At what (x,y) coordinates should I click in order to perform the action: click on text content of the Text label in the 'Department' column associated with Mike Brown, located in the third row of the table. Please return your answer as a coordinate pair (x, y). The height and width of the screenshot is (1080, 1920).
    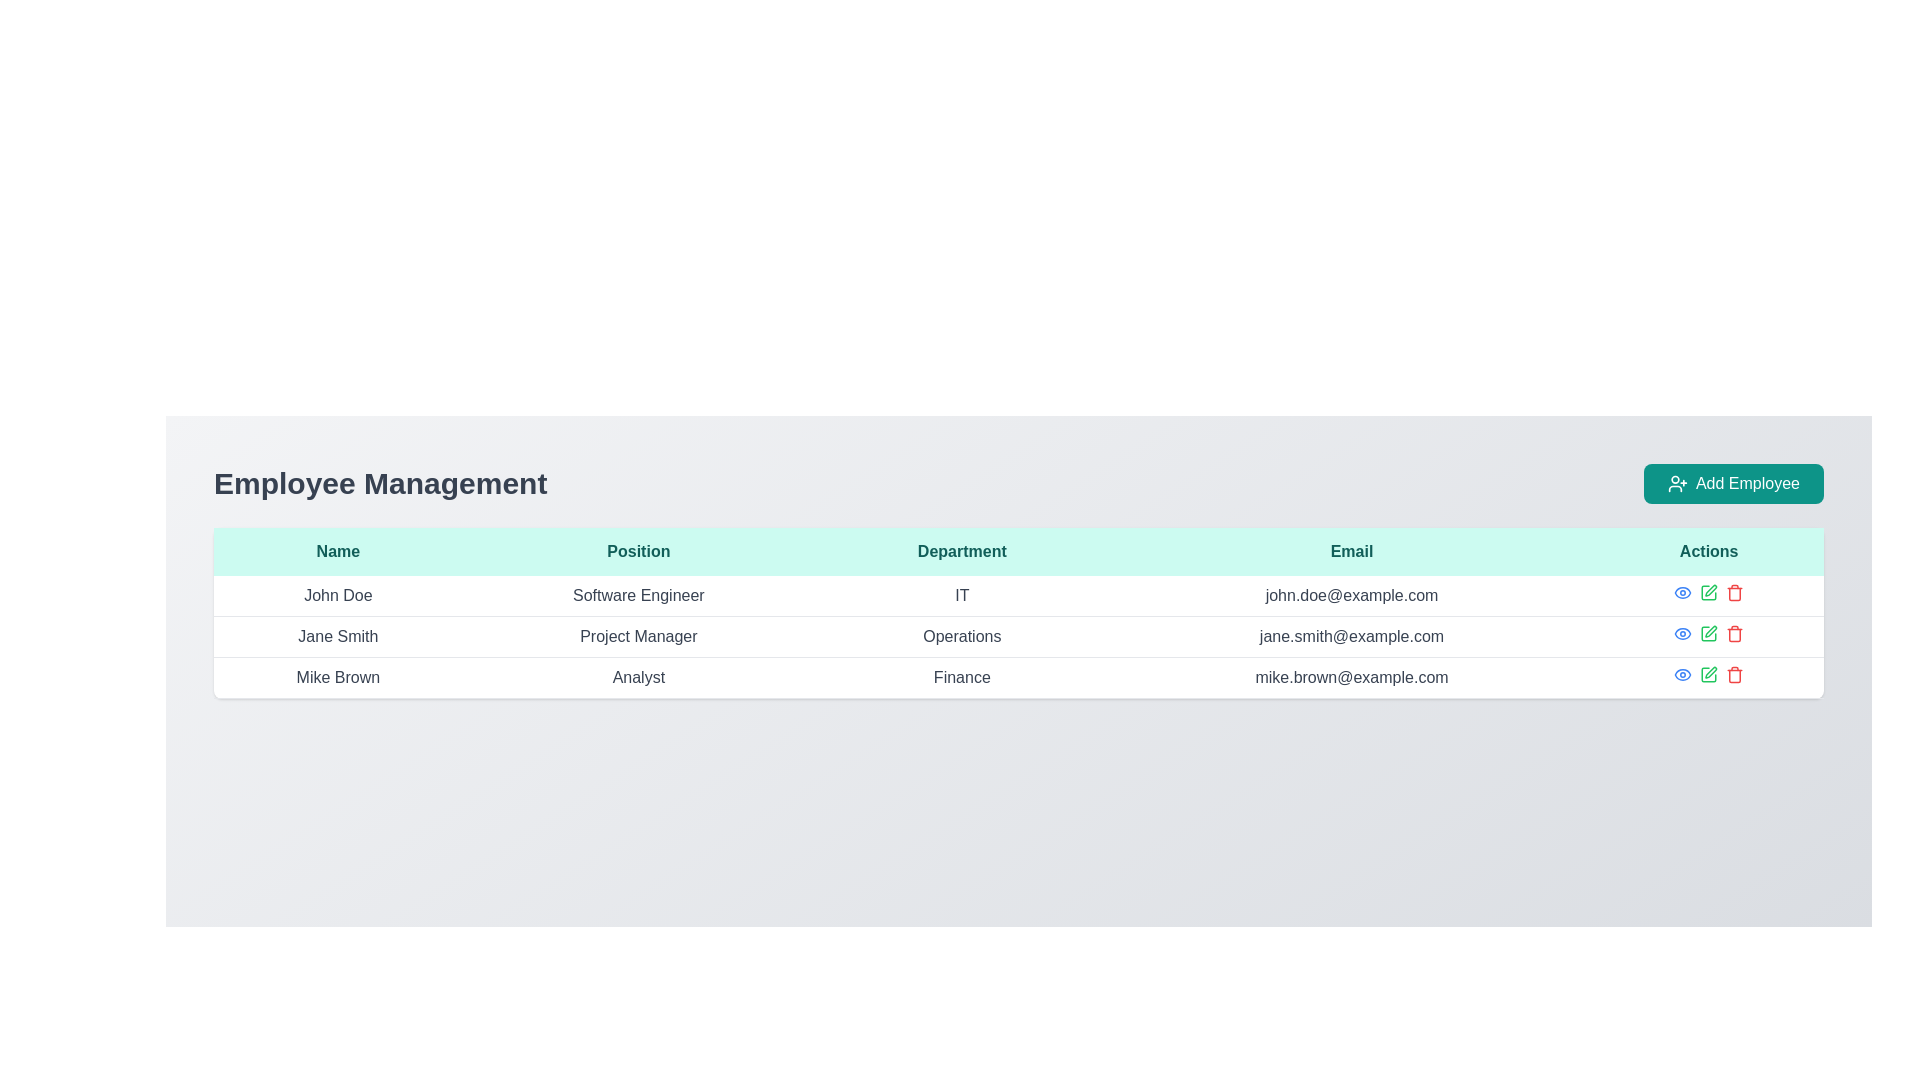
    Looking at the image, I should click on (962, 677).